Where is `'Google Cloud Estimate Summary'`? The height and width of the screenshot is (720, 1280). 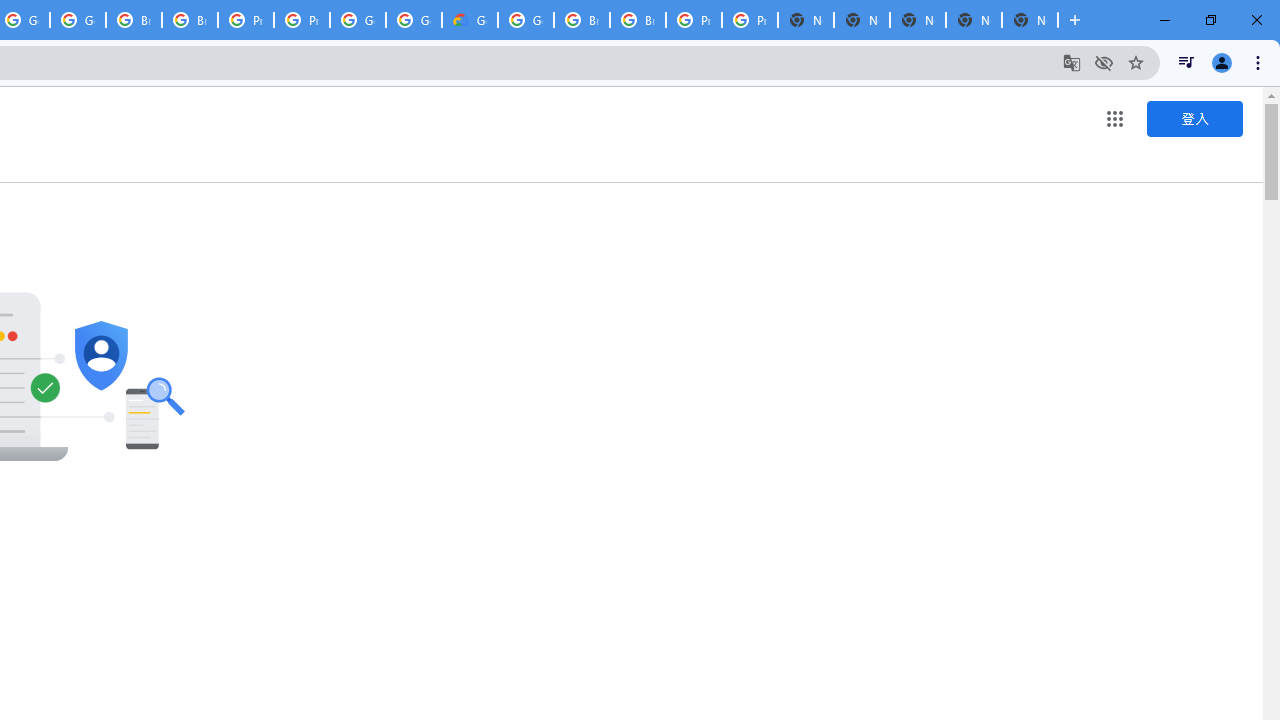 'Google Cloud Estimate Summary' is located at coordinates (468, 20).